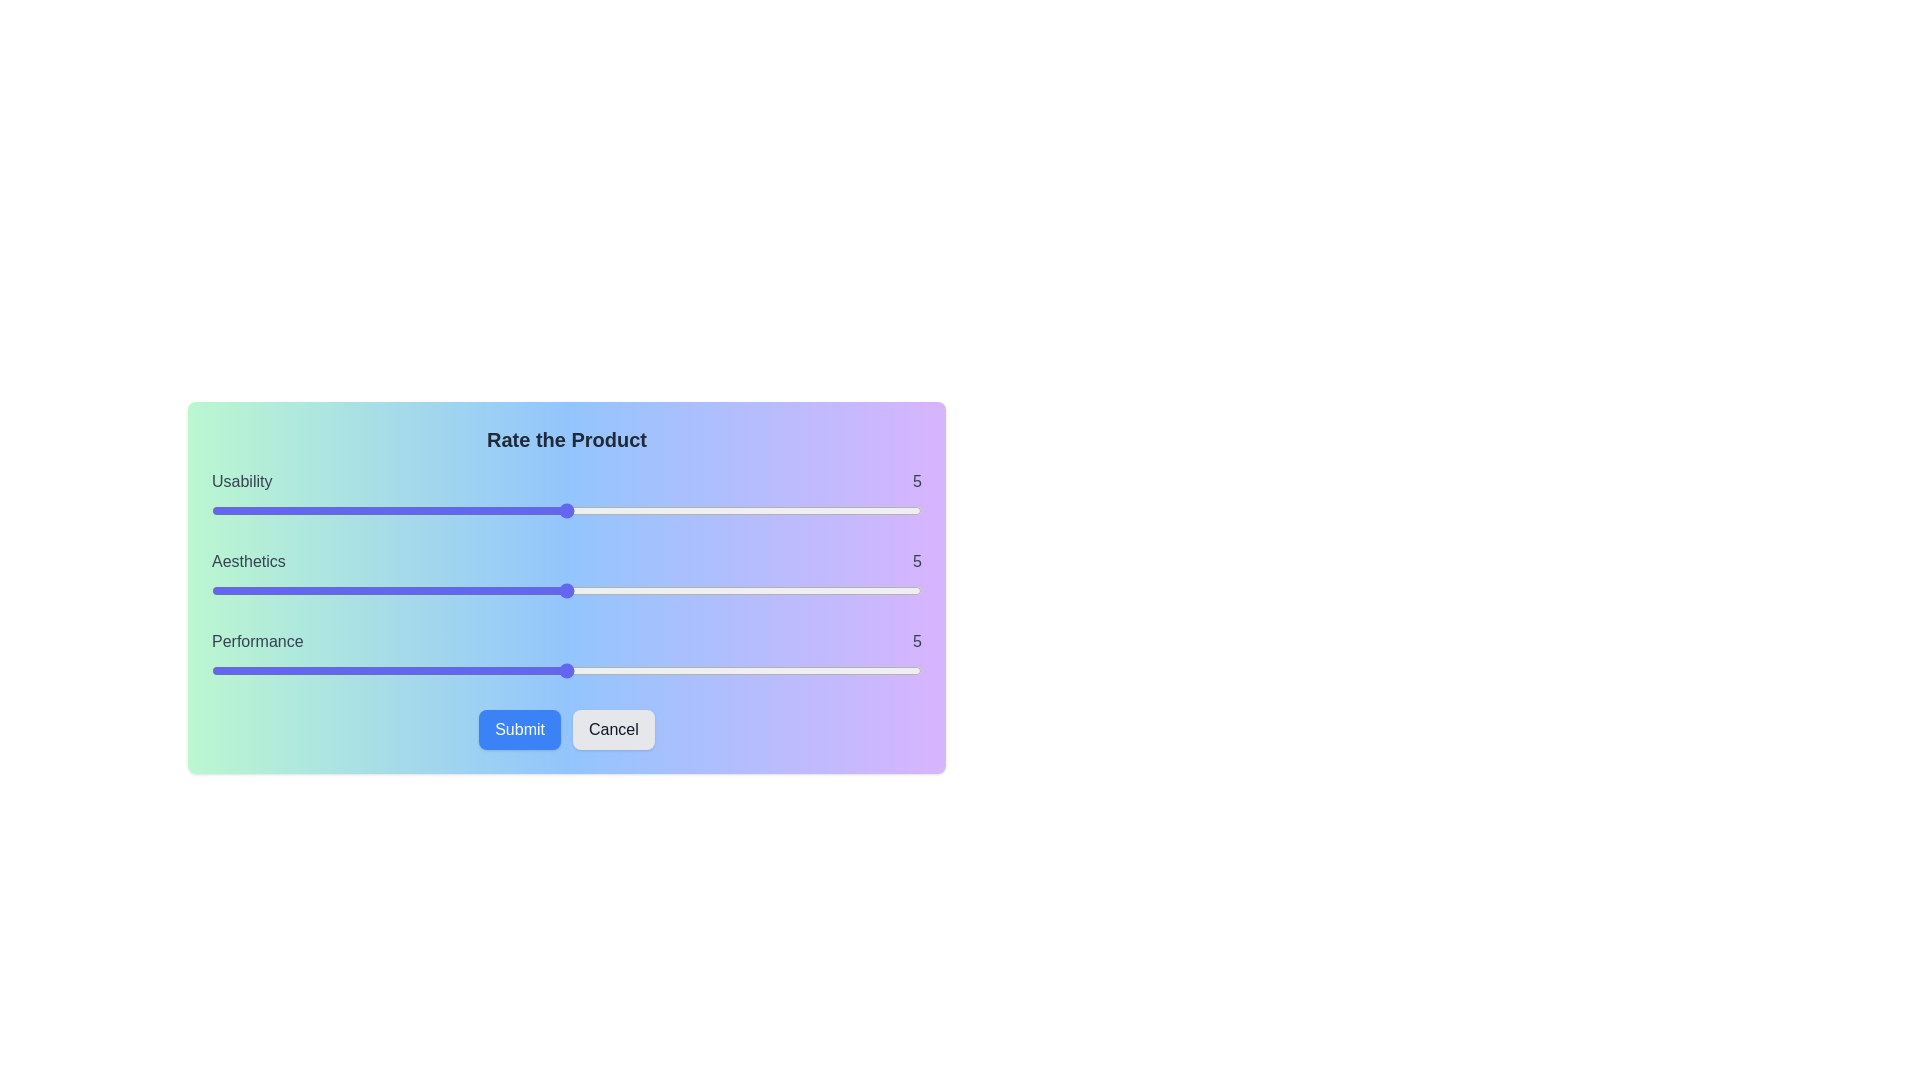  I want to click on the slider to set the usability rating to 1, so click(282, 509).